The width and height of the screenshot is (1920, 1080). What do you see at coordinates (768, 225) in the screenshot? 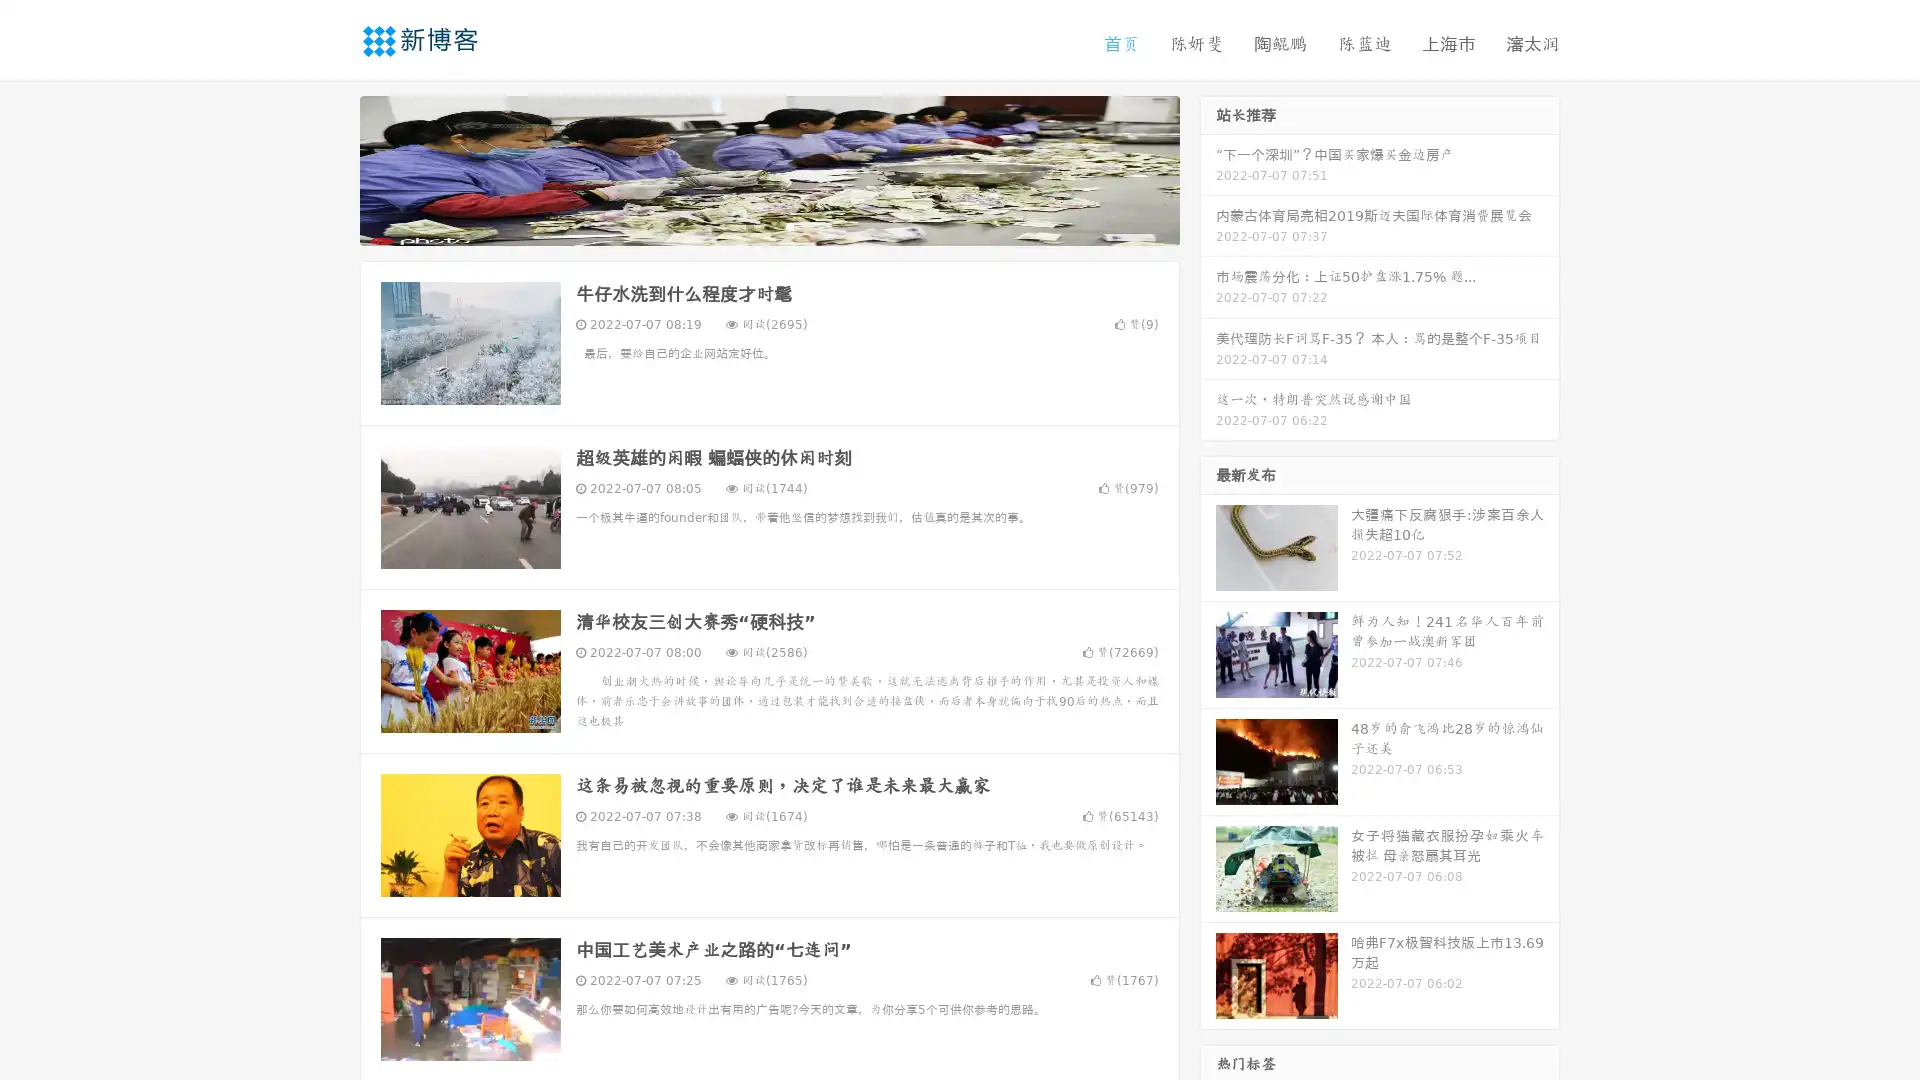
I see `Go to slide 2` at bounding box center [768, 225].